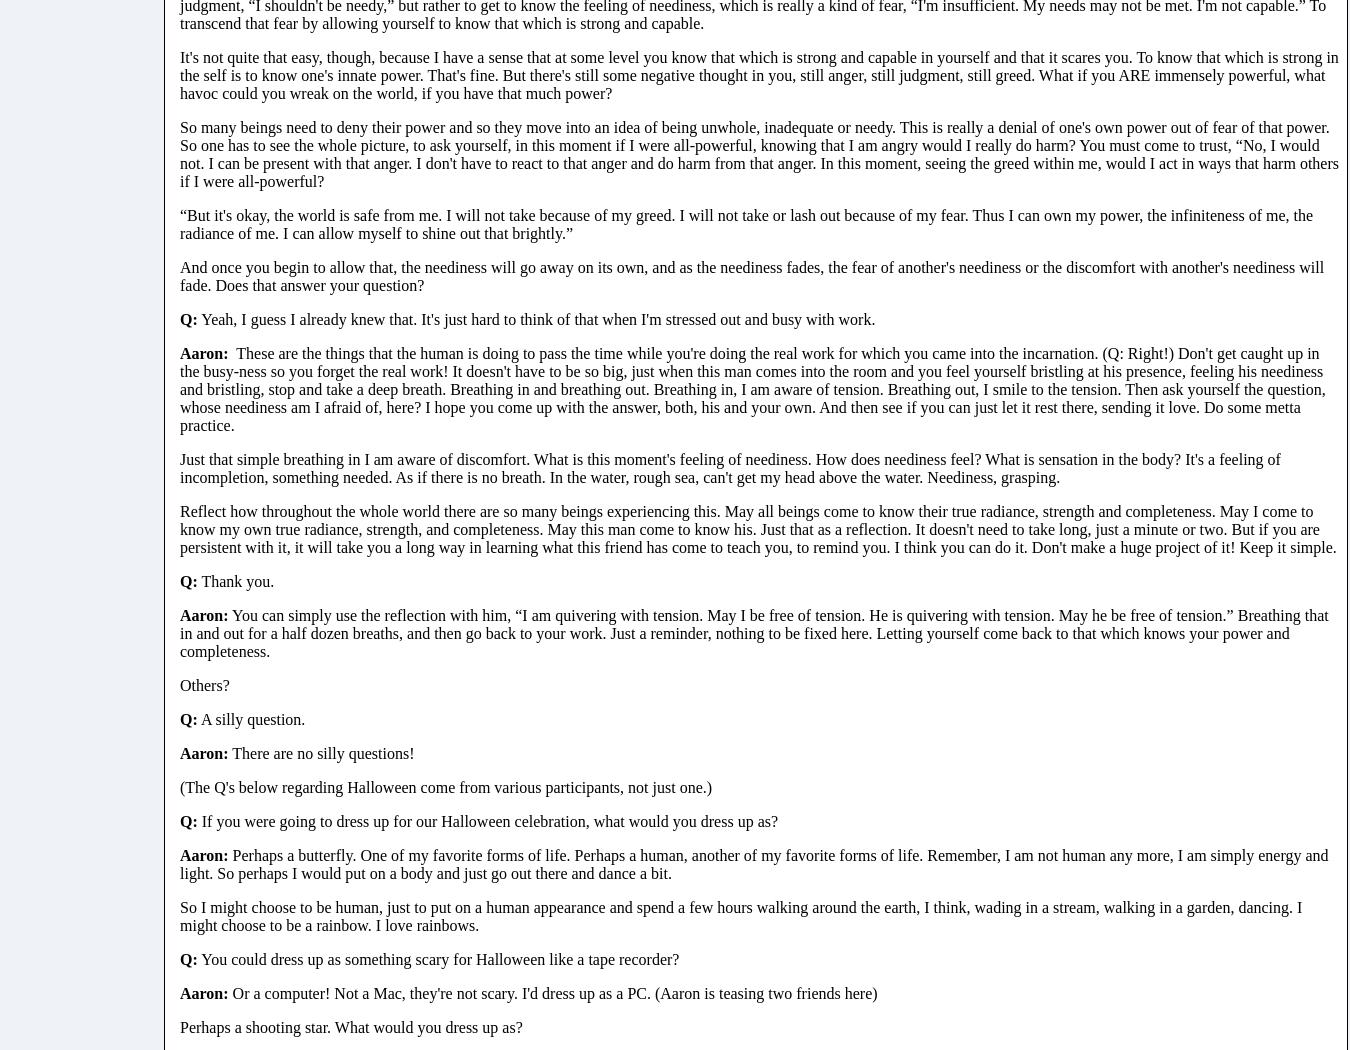  What do you see at coordinates (437, 957) in the screenshot?
I see `'You could dress up as something scary for Halloween like a tape recorder?'` at bounding box center [437, 957].